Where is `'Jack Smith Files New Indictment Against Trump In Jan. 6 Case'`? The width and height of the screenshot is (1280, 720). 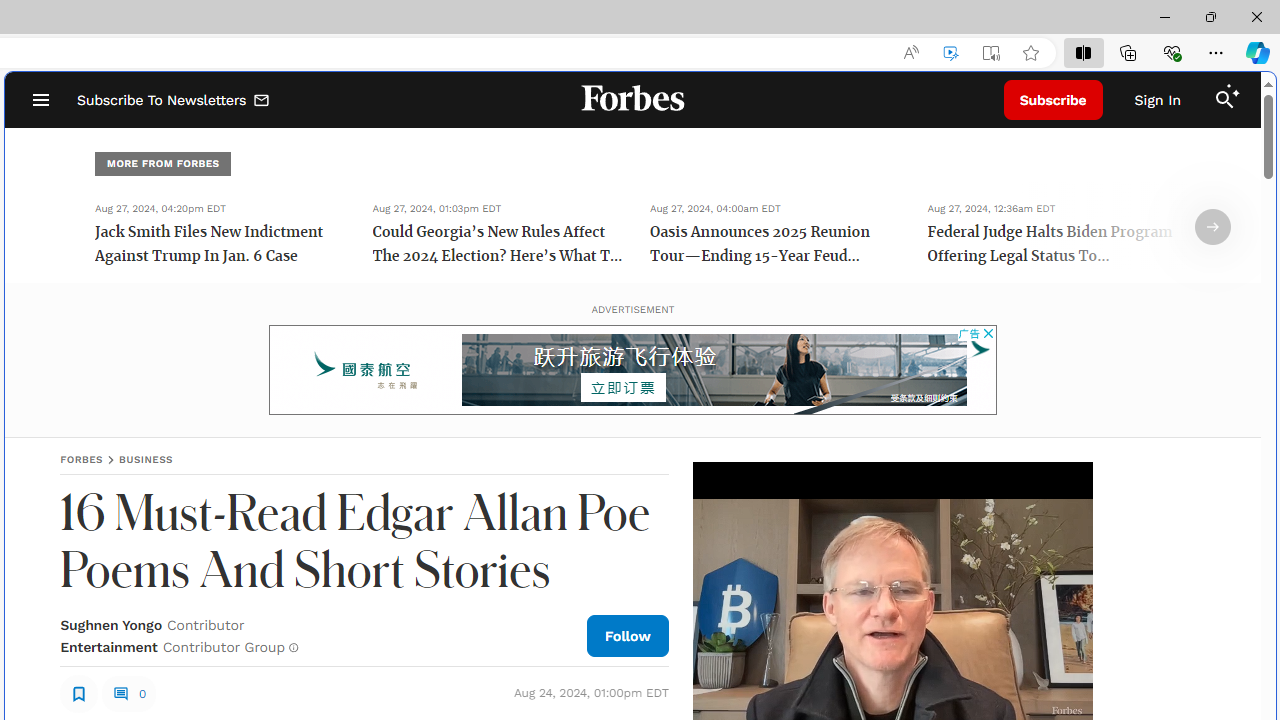
'Jack Smith Files New Indictment Against Trump In Jan. 6 Case' is located at coordinates (220, 244).